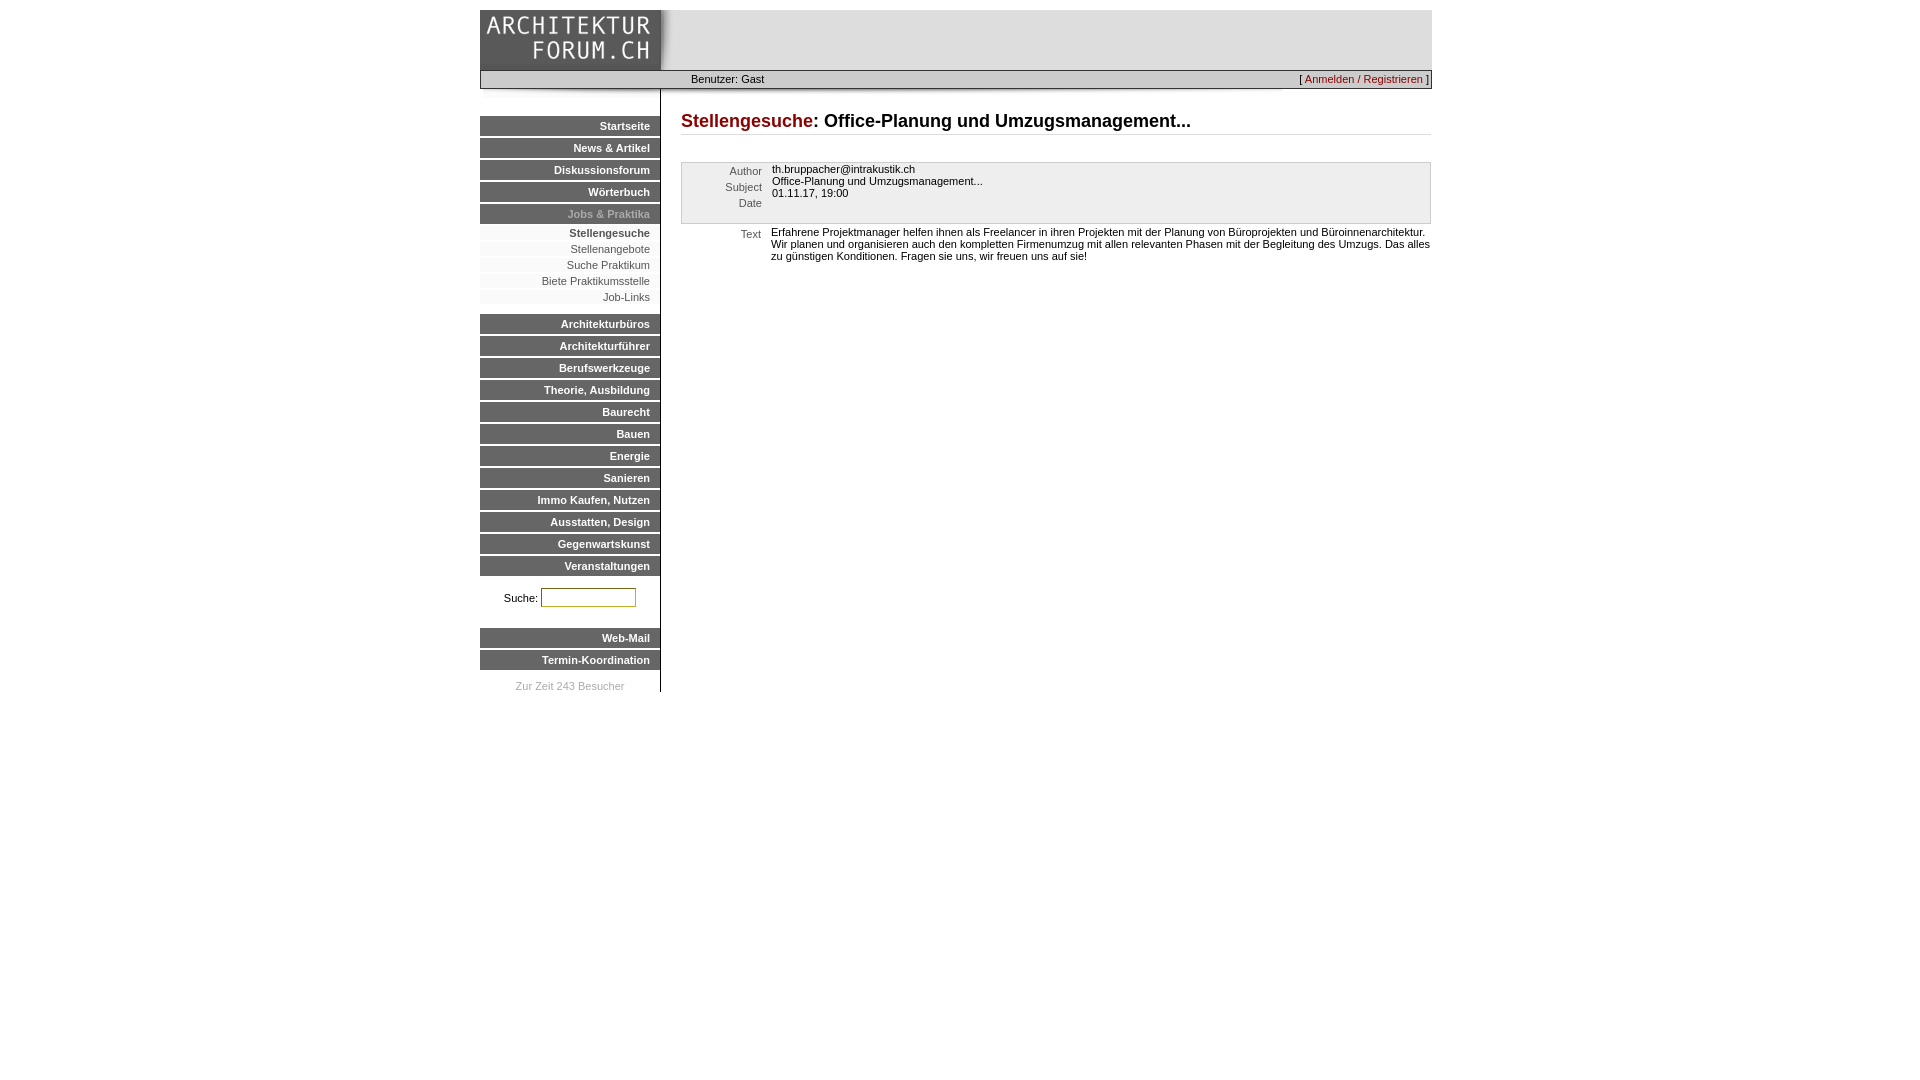  Describe the element at coordinates (569, 367) in the screenshot. I see `'Berufswerkzeuge'` at that location.